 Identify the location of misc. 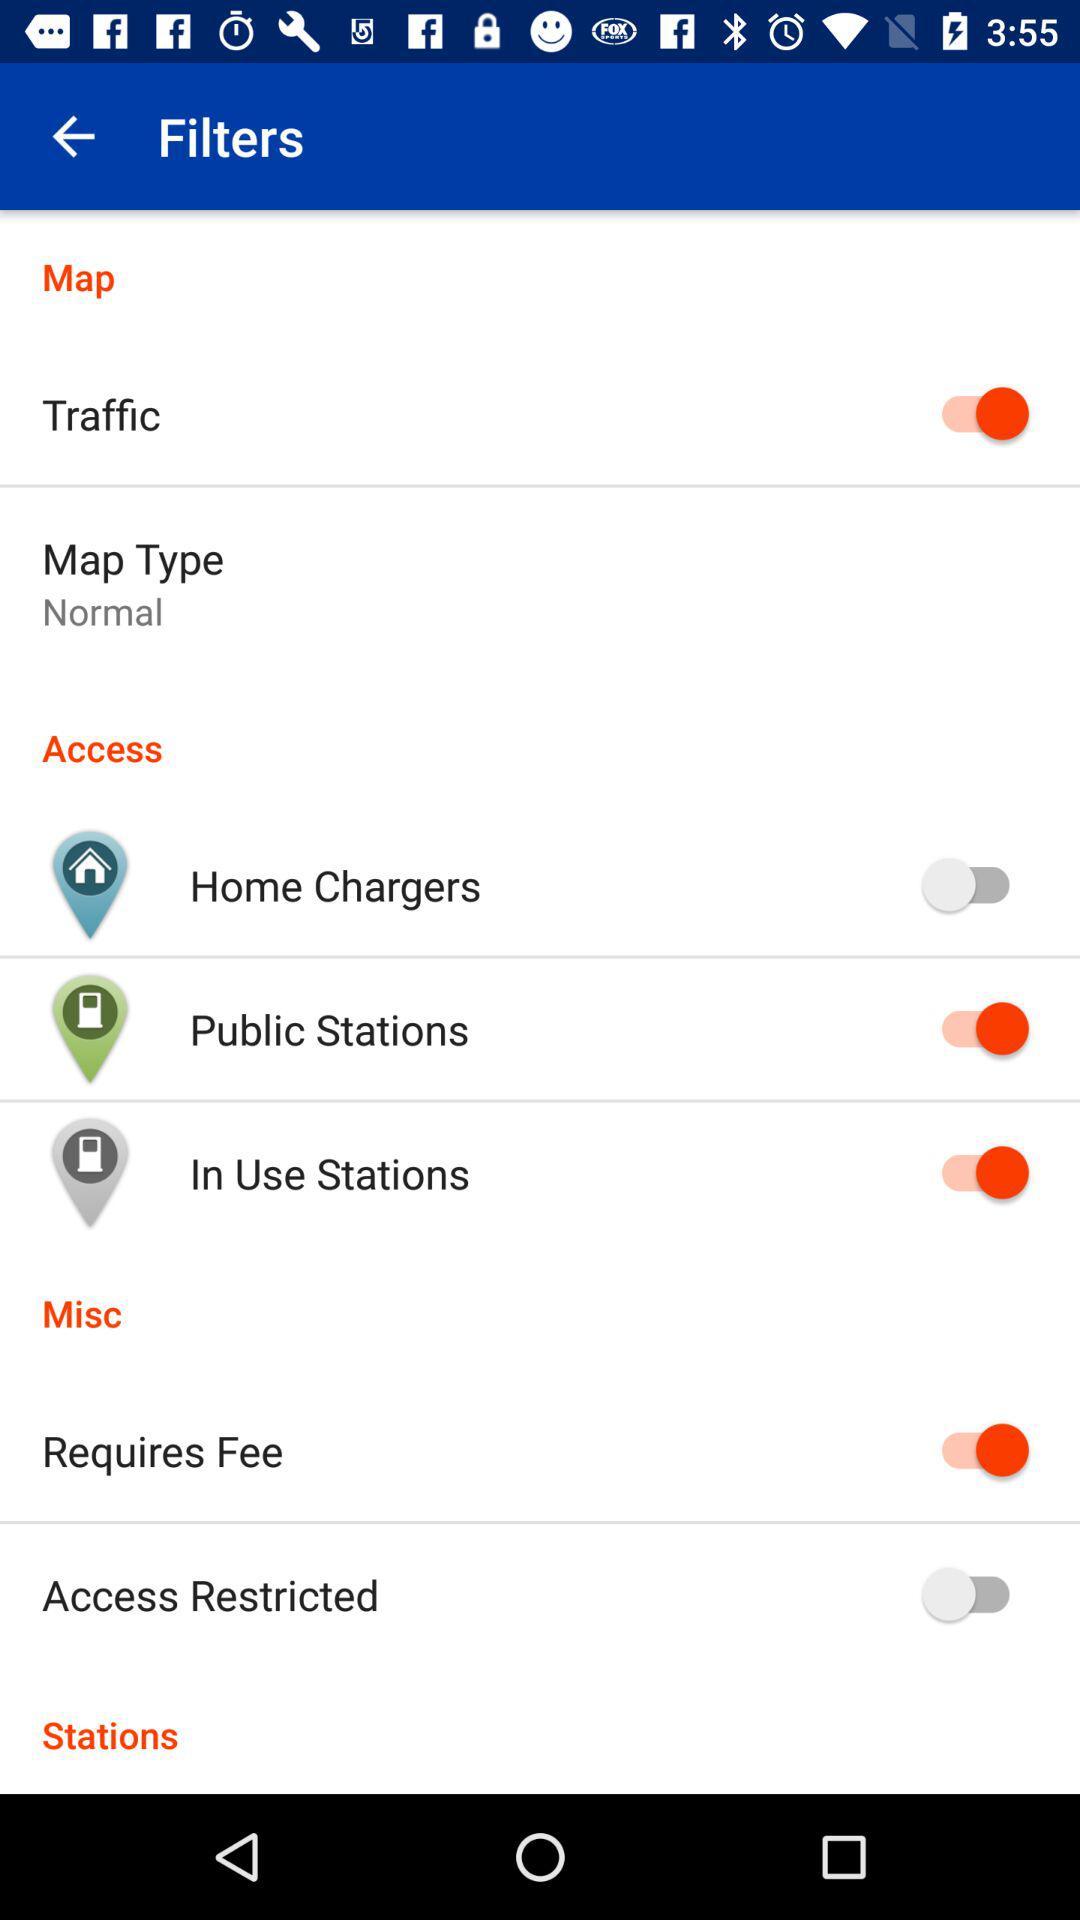
(540, 1292).